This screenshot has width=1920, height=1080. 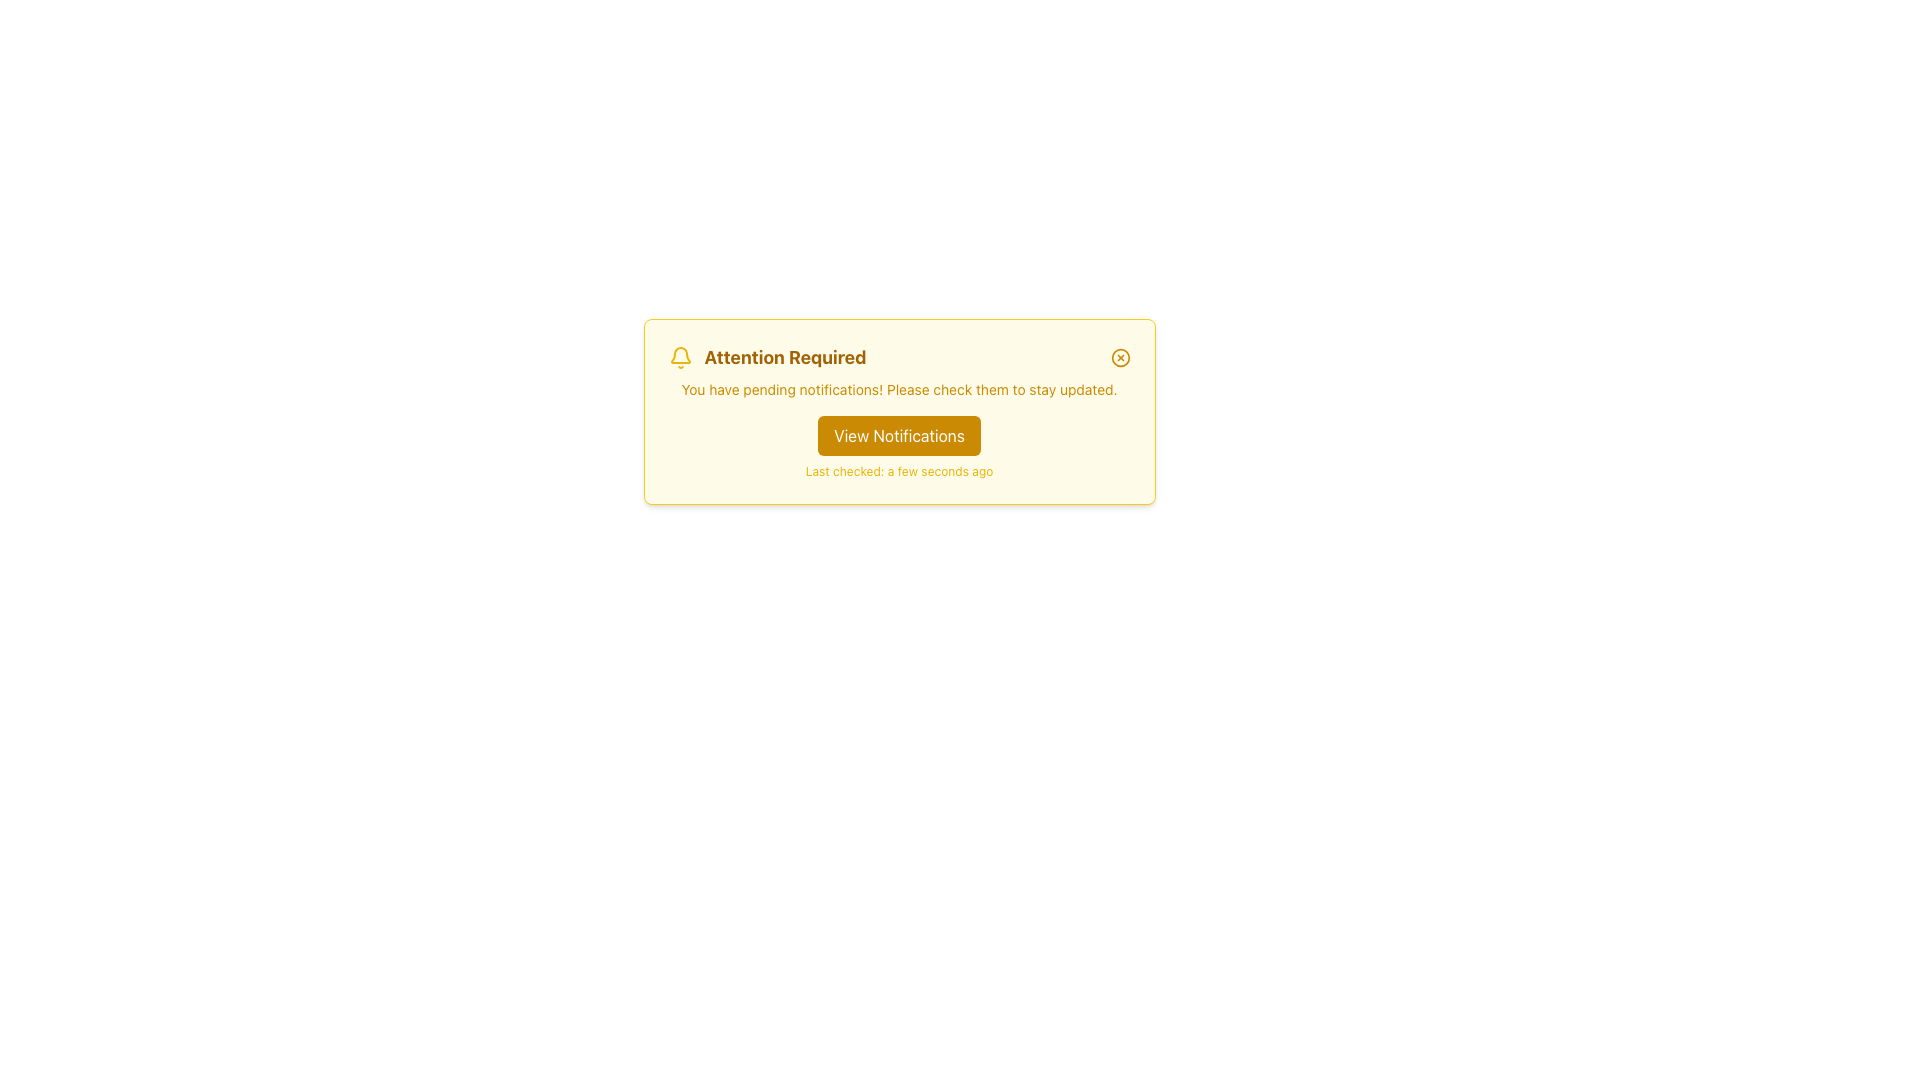 What do you see at coordinates (766, 357) in the screenshot?
I see `message displayed in the 'Attention Required' text label, which is styled in bold yellow-orange font, accompanied by a yellow bell icon, located near the top-left corner of the alert box` at bounding box center [766, 357].